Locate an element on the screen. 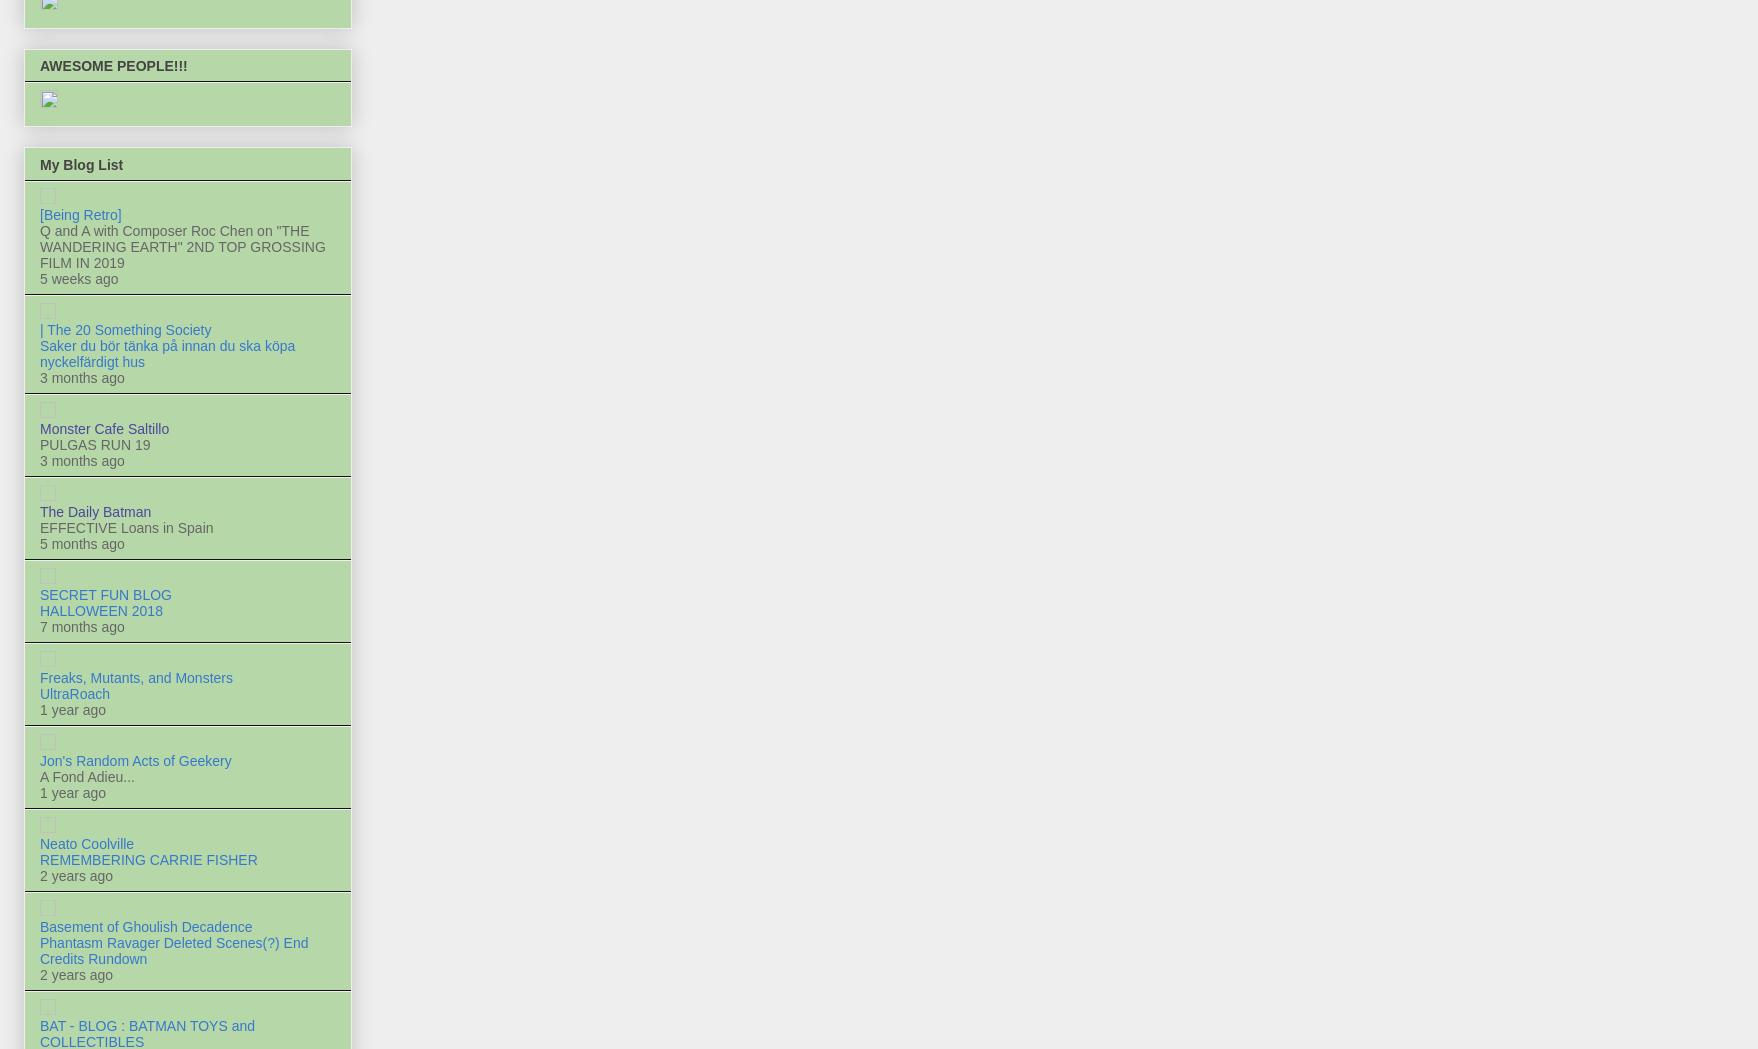 This screenshot has height=1049, width=1758. 'AWESOME PEOPLE!!!' is located at coordinates (40, 65).